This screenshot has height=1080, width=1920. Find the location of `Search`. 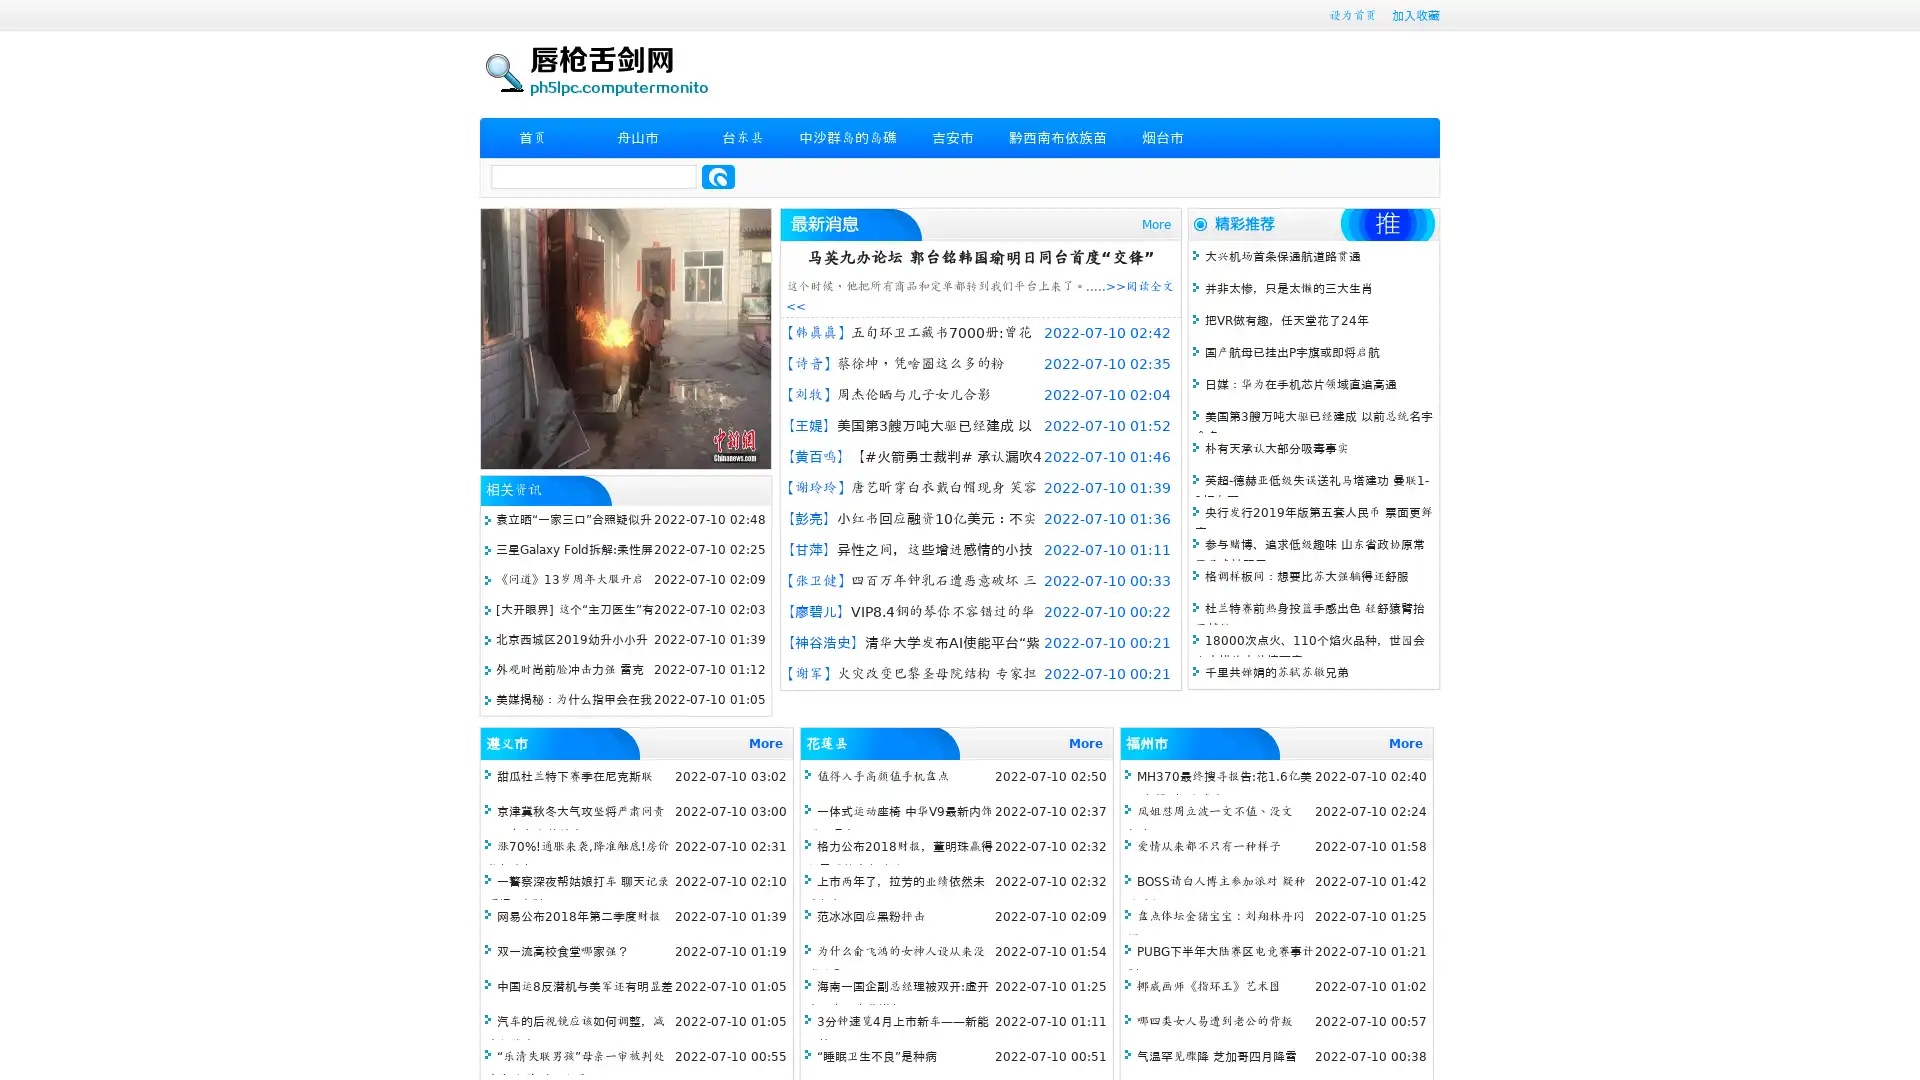

Search is located at coordinates (718, 176).